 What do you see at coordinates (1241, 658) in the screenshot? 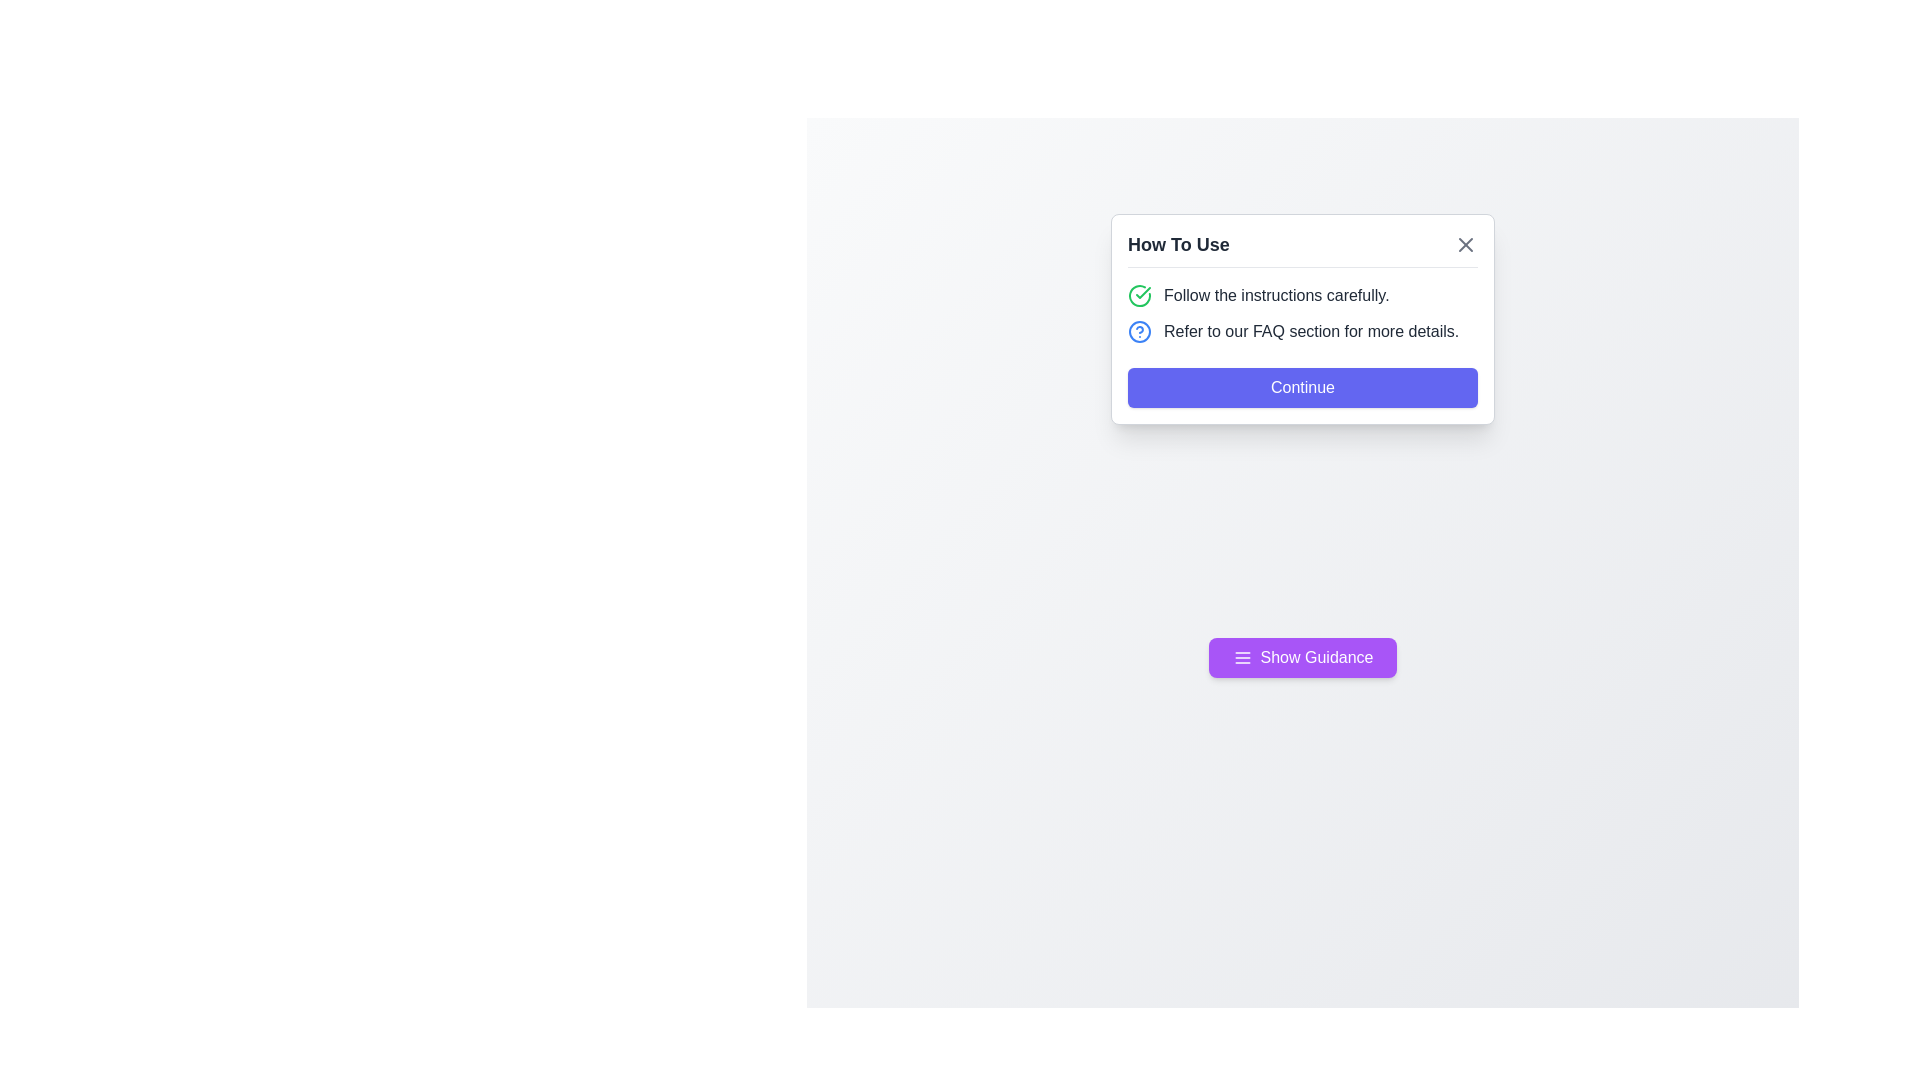
I see `the minimalist three-horizontal-line icon (hamburger icon) located within the 'Show Guidance' button, positioned towards the left side of the text` at bounding box center [1241, 658].